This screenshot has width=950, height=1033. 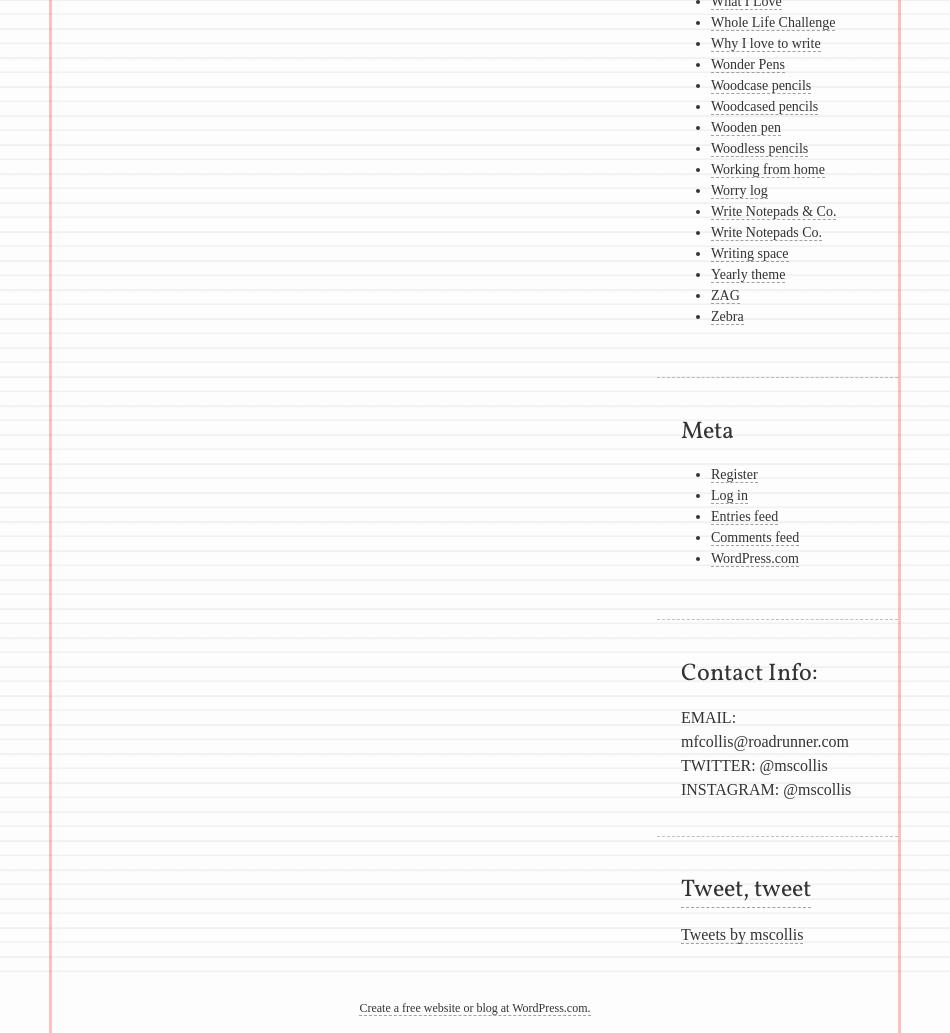 What do you see at coordinates (753, 557) in the screenshot?
I see `'WordPress.com'` at bounding box center [753, 557].